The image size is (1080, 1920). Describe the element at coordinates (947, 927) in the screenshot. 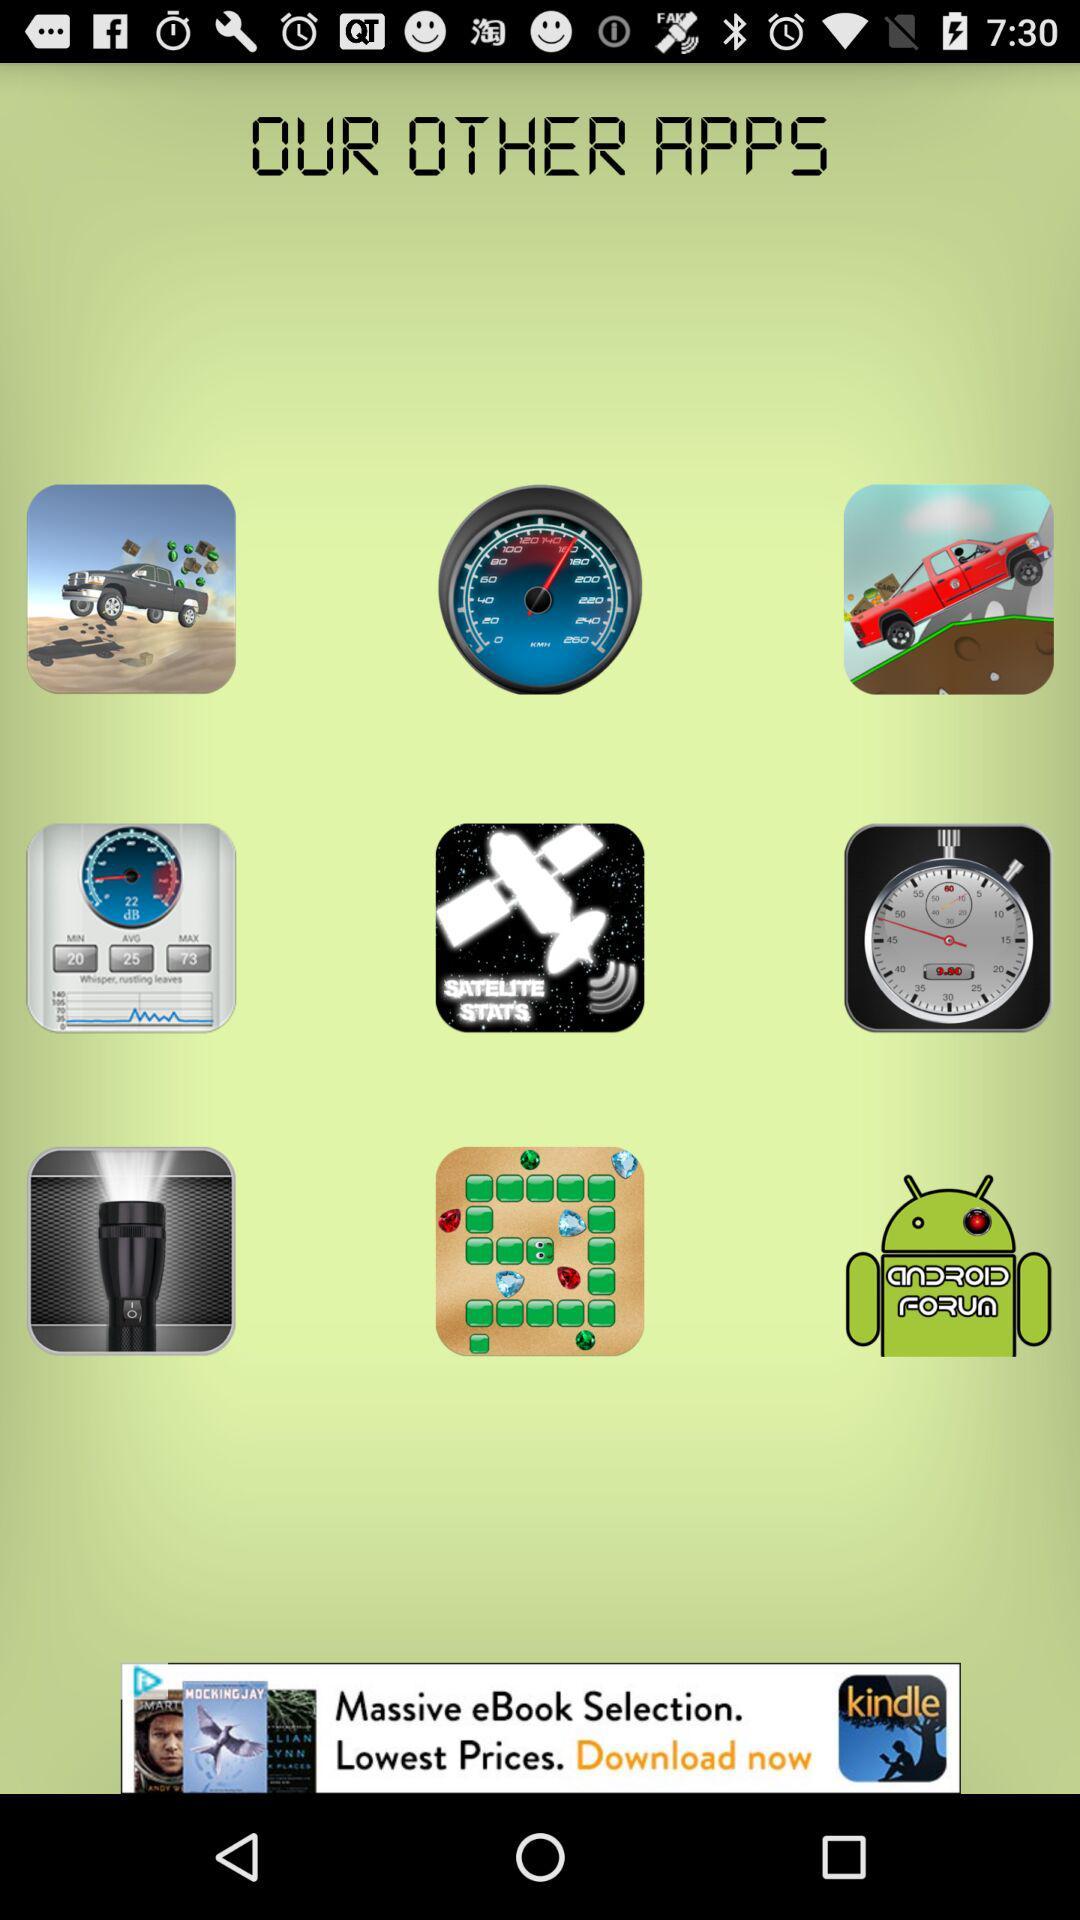

I see `click timer` at that location.